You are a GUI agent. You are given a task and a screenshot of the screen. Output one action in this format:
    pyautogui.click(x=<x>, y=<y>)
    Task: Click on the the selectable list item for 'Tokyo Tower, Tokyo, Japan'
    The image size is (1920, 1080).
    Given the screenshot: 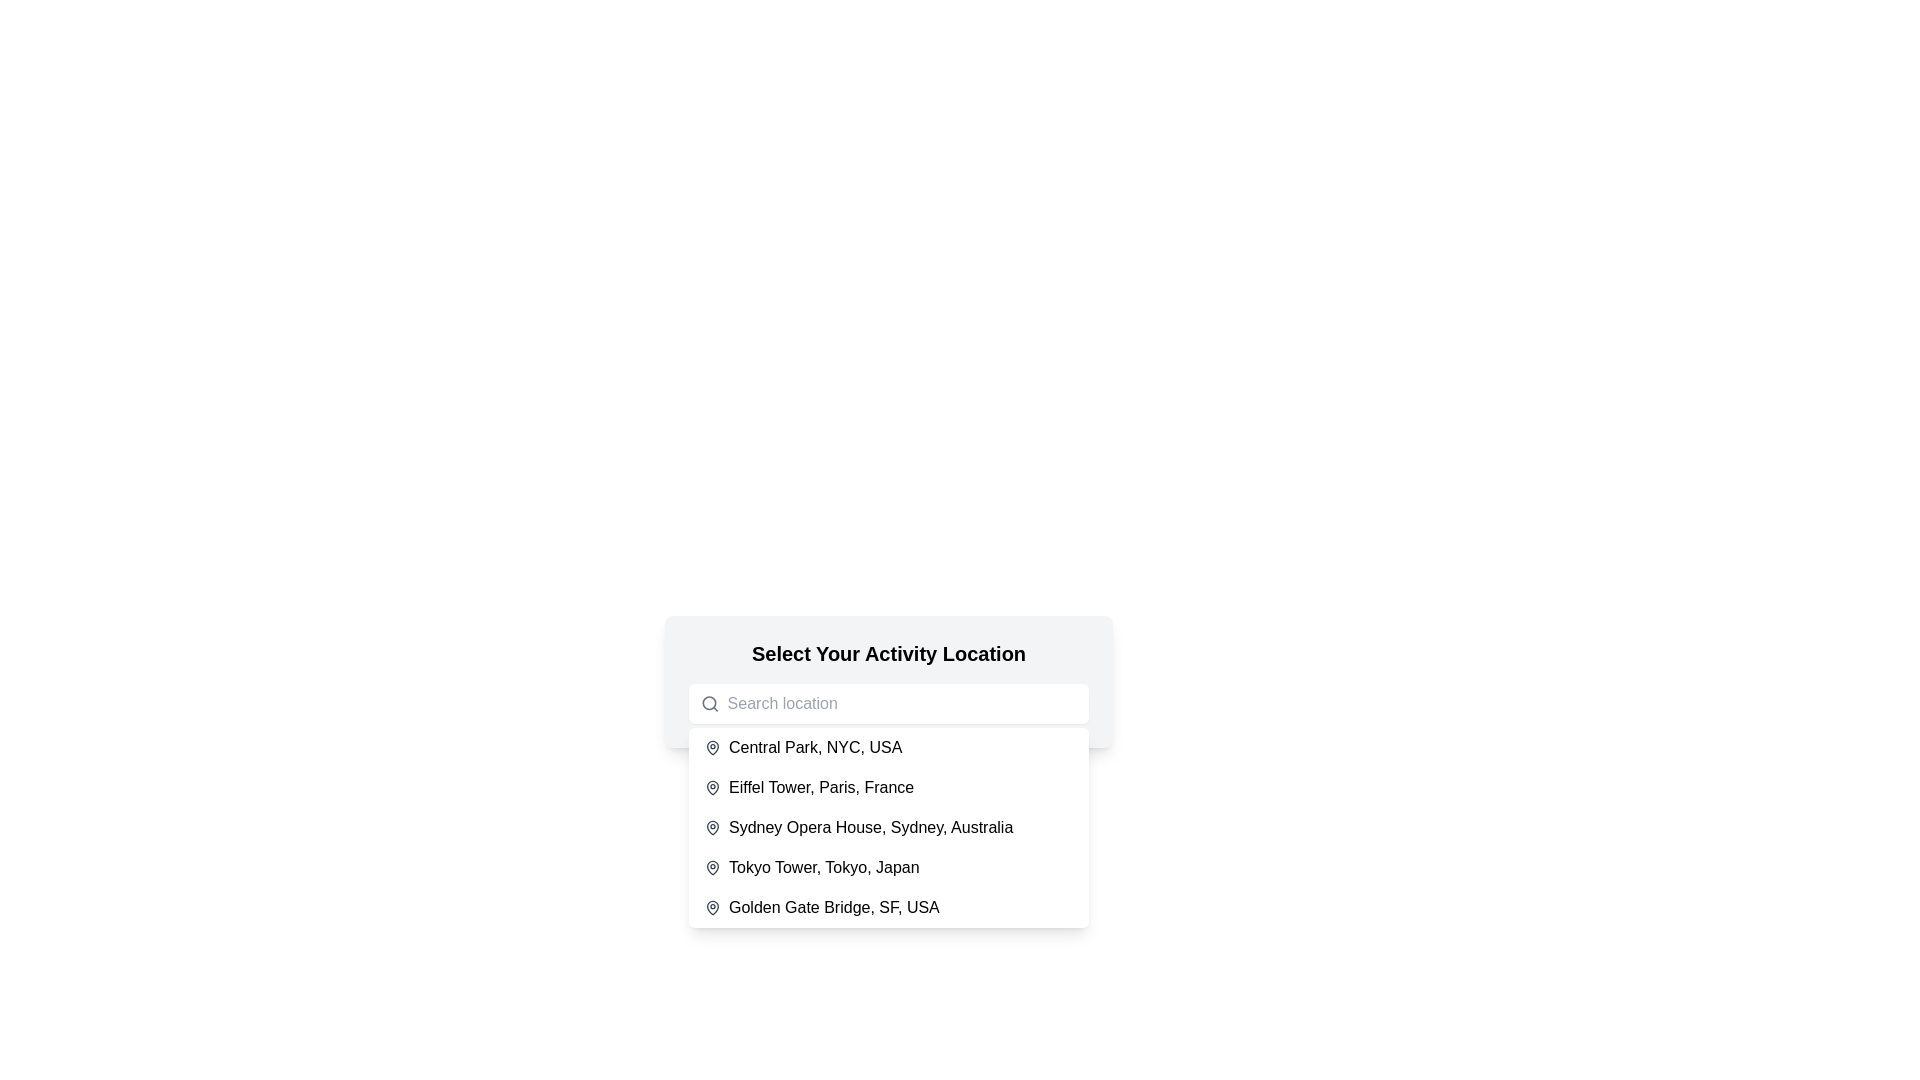 What is the action you would take?
    pyautogui.click(x=824, y=866)
    